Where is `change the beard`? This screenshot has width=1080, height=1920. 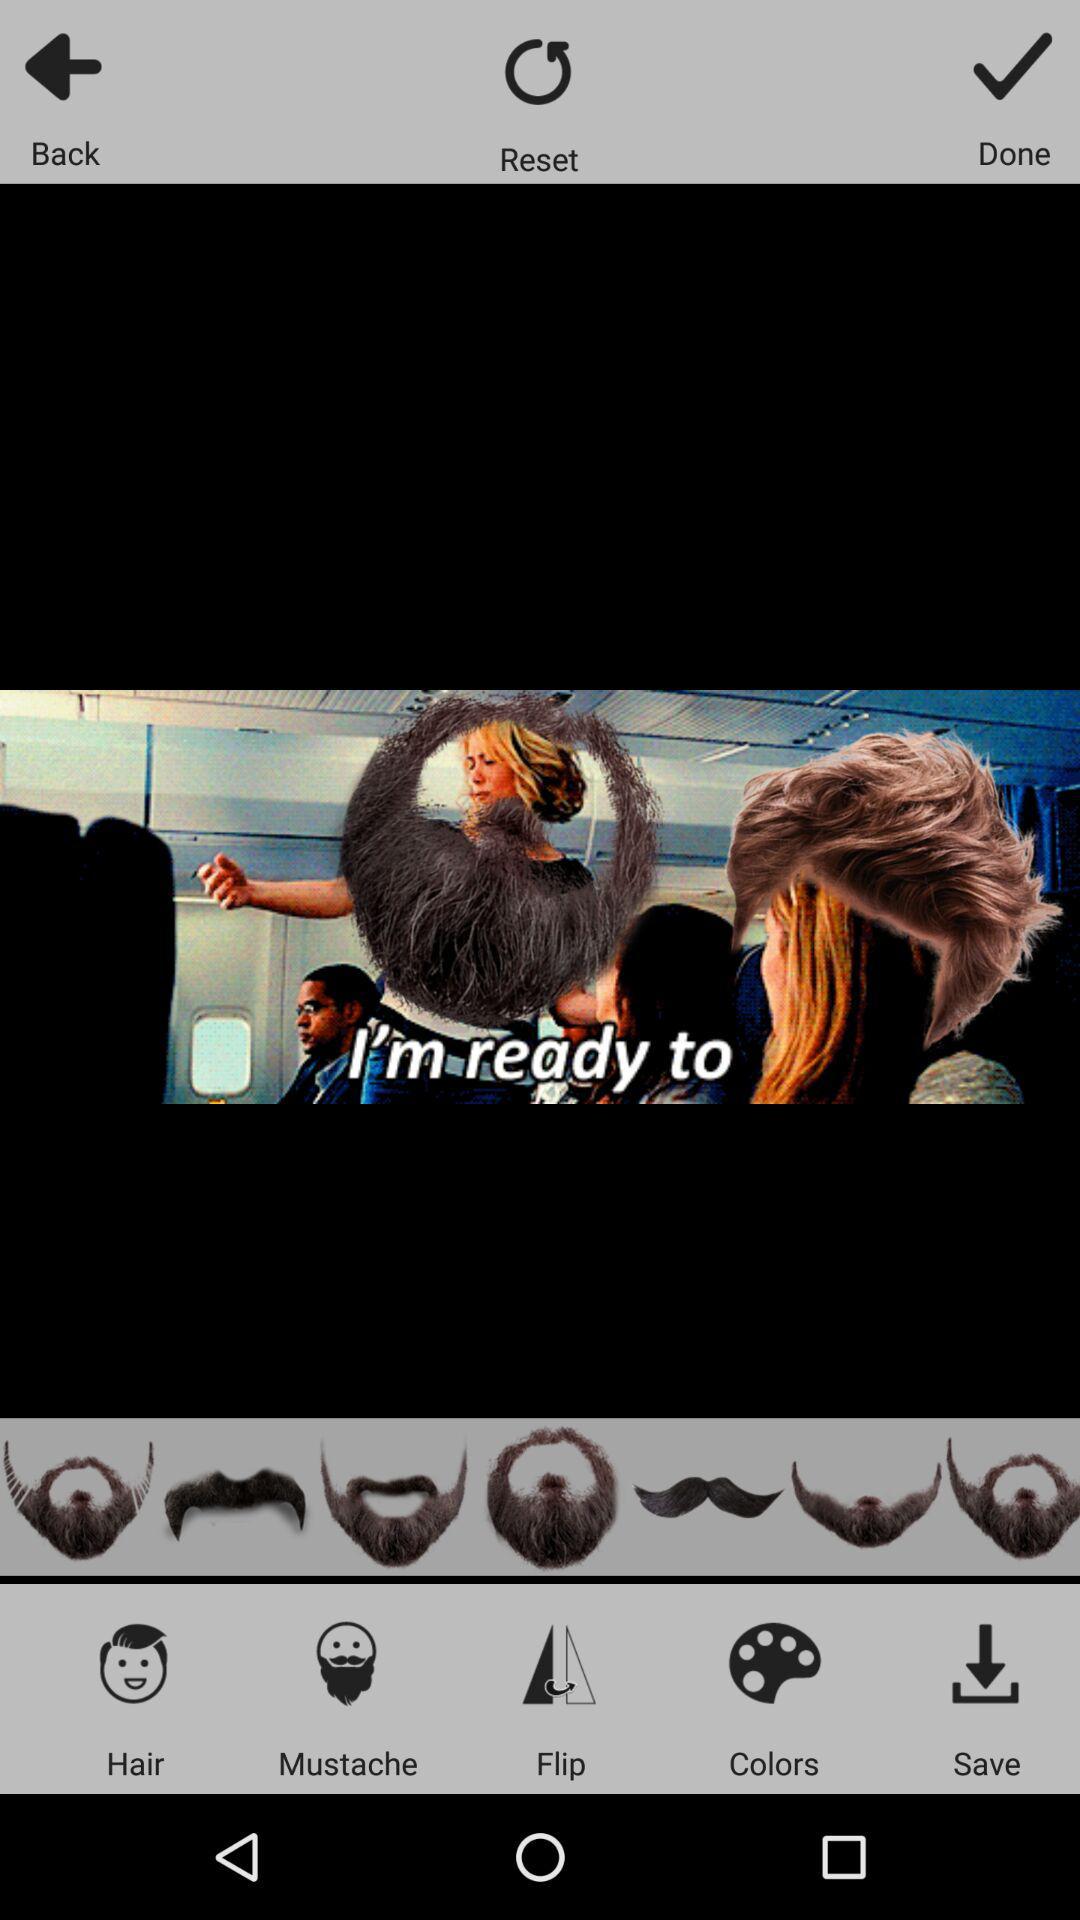 change the beard is located at coordinates (865, 1497).